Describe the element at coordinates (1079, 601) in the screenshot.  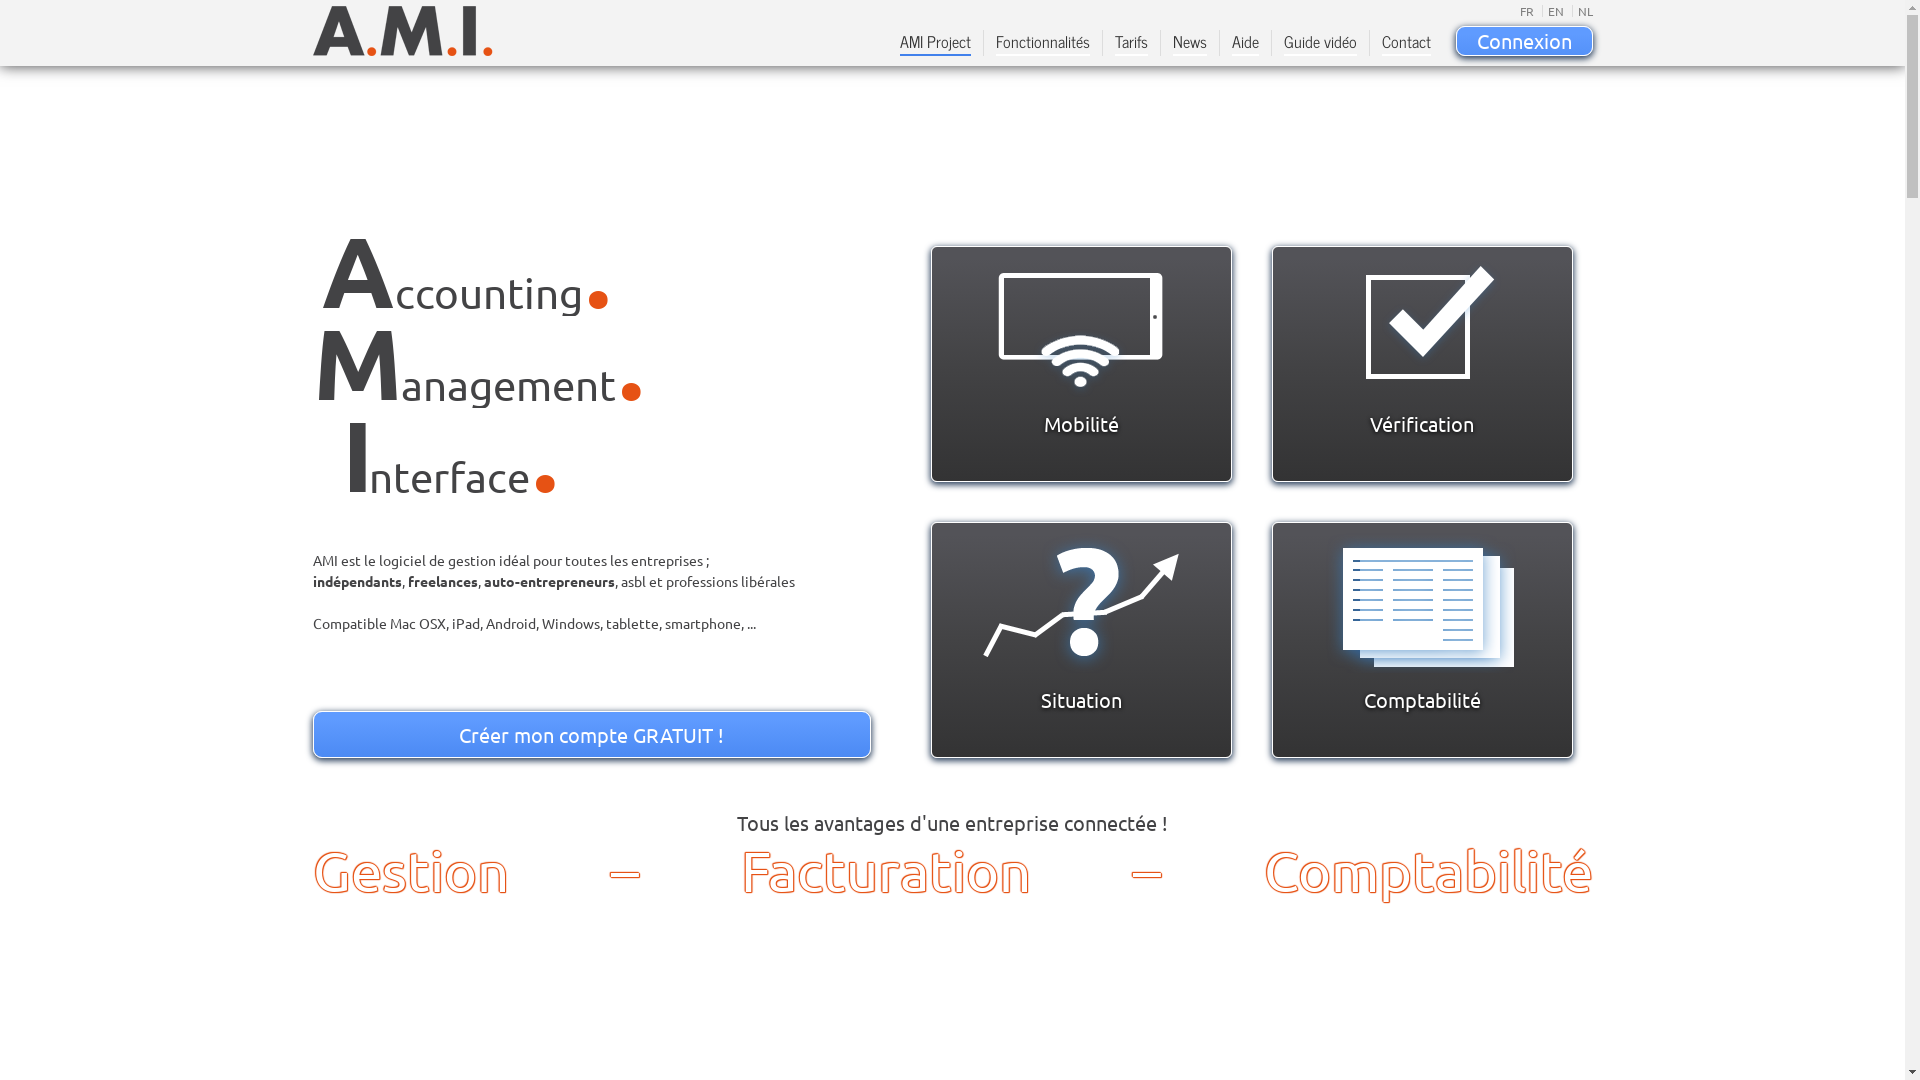
I see `'La situation de votre entreprise en un coup d'oeil'` at that location.